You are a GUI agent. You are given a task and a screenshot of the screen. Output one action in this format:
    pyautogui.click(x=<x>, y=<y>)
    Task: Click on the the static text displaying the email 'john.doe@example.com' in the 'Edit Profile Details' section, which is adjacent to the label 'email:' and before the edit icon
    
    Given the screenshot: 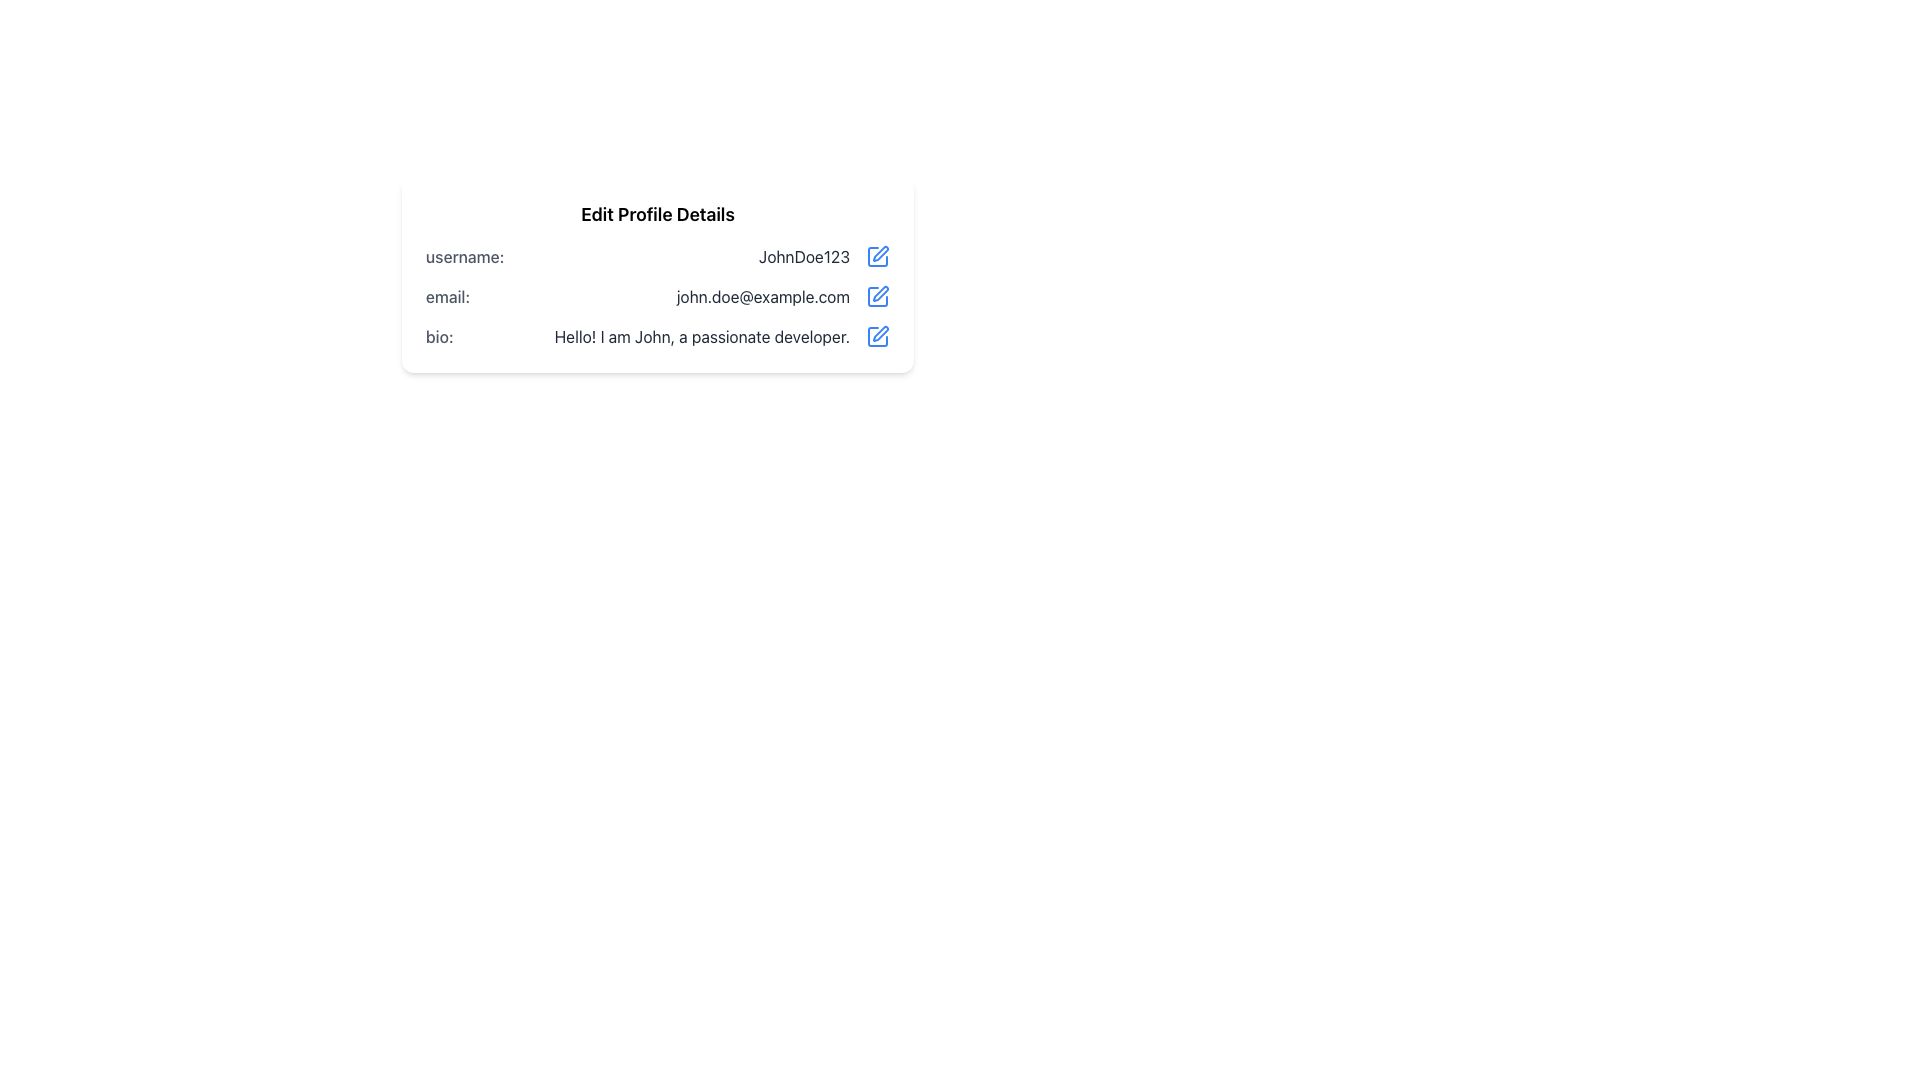 What is the action you would take?
    pyautogui.click(x=762, y=297)
    